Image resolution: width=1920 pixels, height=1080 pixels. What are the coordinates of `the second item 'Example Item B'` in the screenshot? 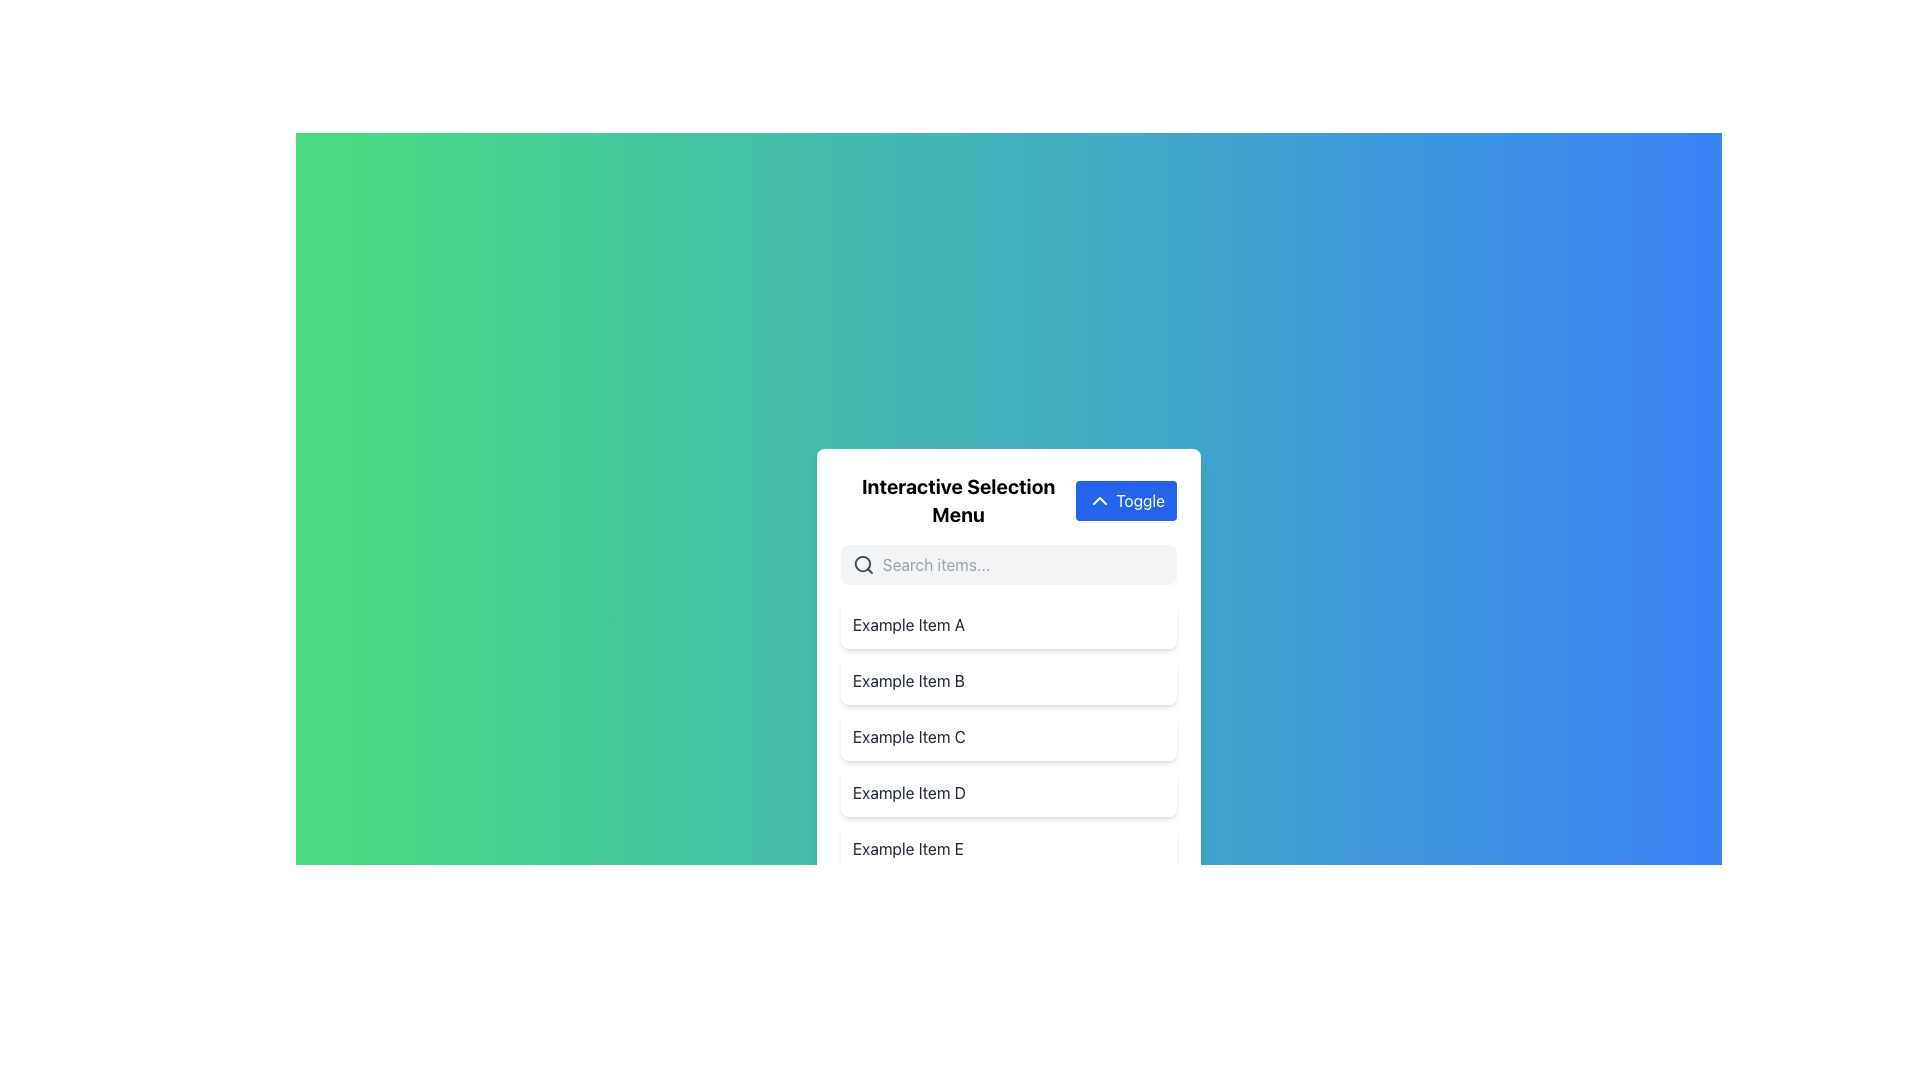 It's located at (1008, 672).